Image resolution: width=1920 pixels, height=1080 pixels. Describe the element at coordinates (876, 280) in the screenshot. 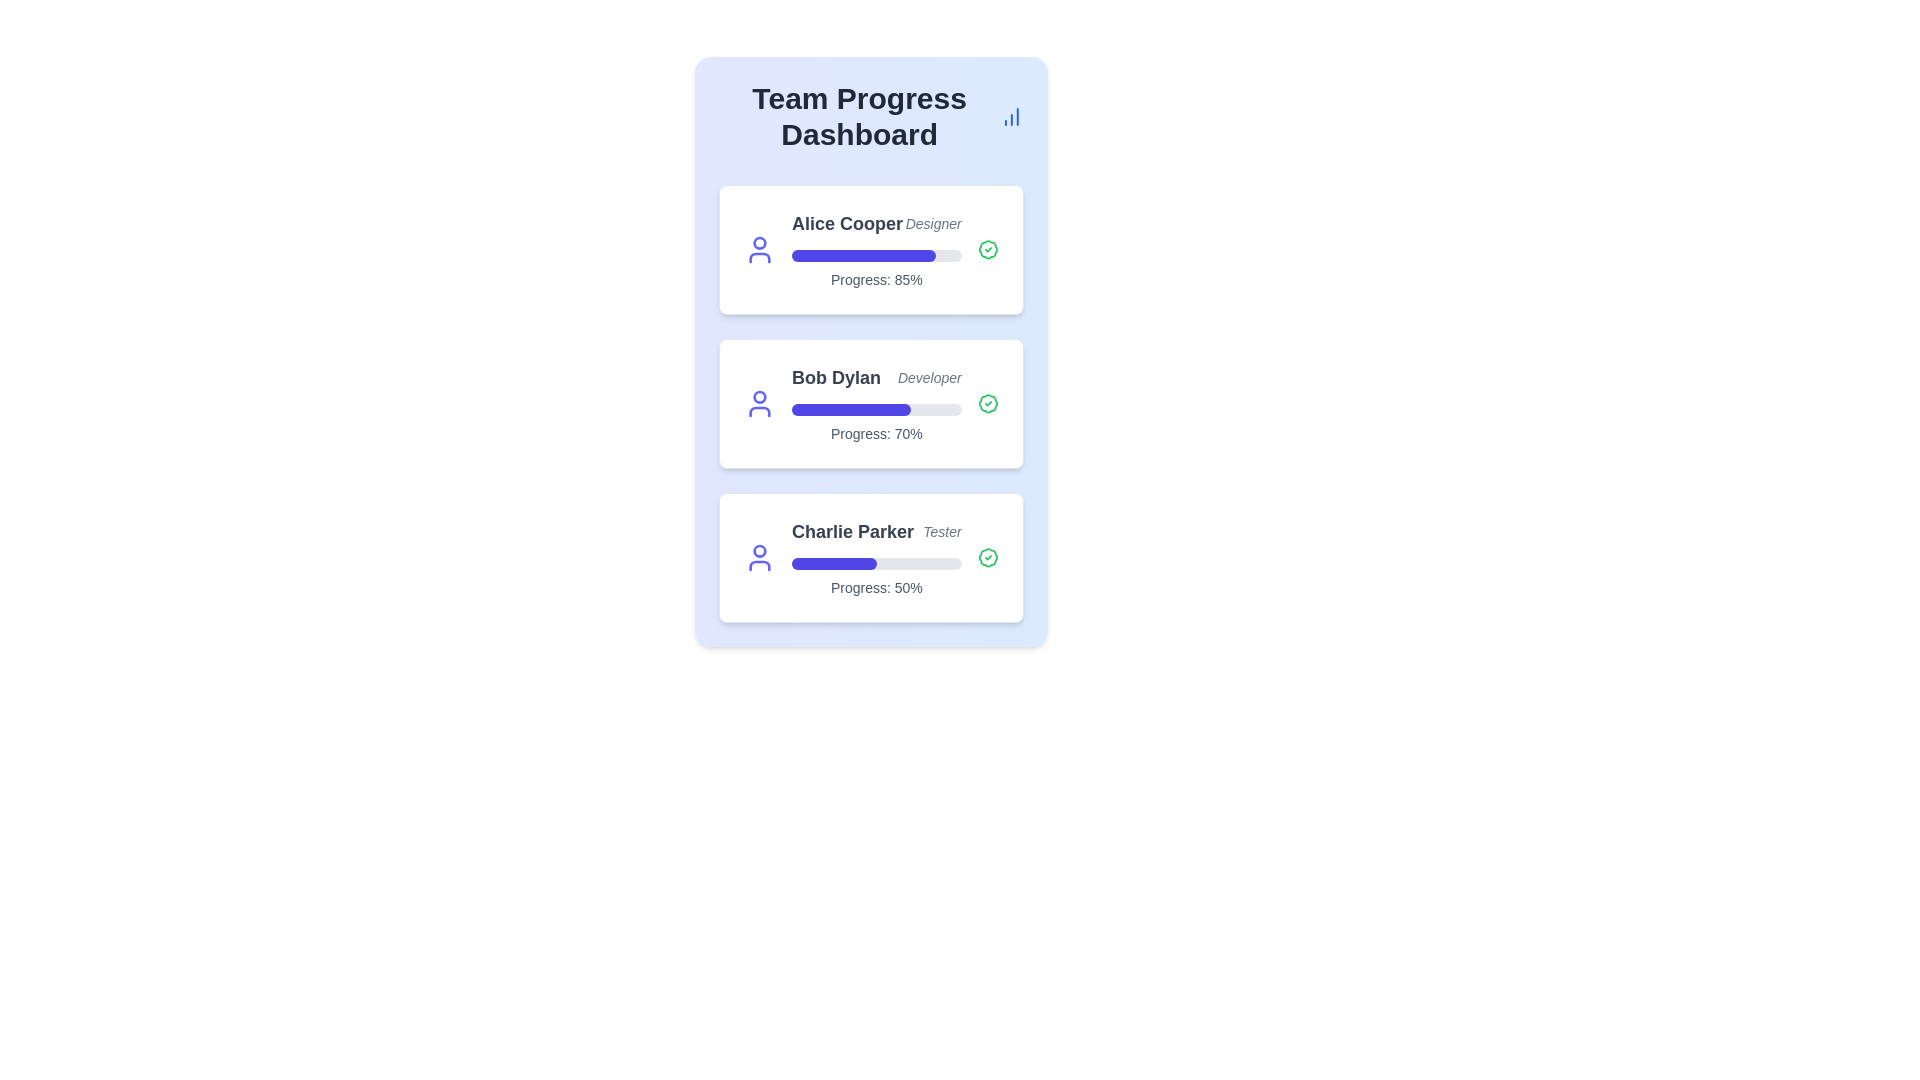

I see `the informational text label that displays the percentage progress for user 'Alice Cooper', which is centrally located at the bottom section of the card beneath the progress bar` at that location.